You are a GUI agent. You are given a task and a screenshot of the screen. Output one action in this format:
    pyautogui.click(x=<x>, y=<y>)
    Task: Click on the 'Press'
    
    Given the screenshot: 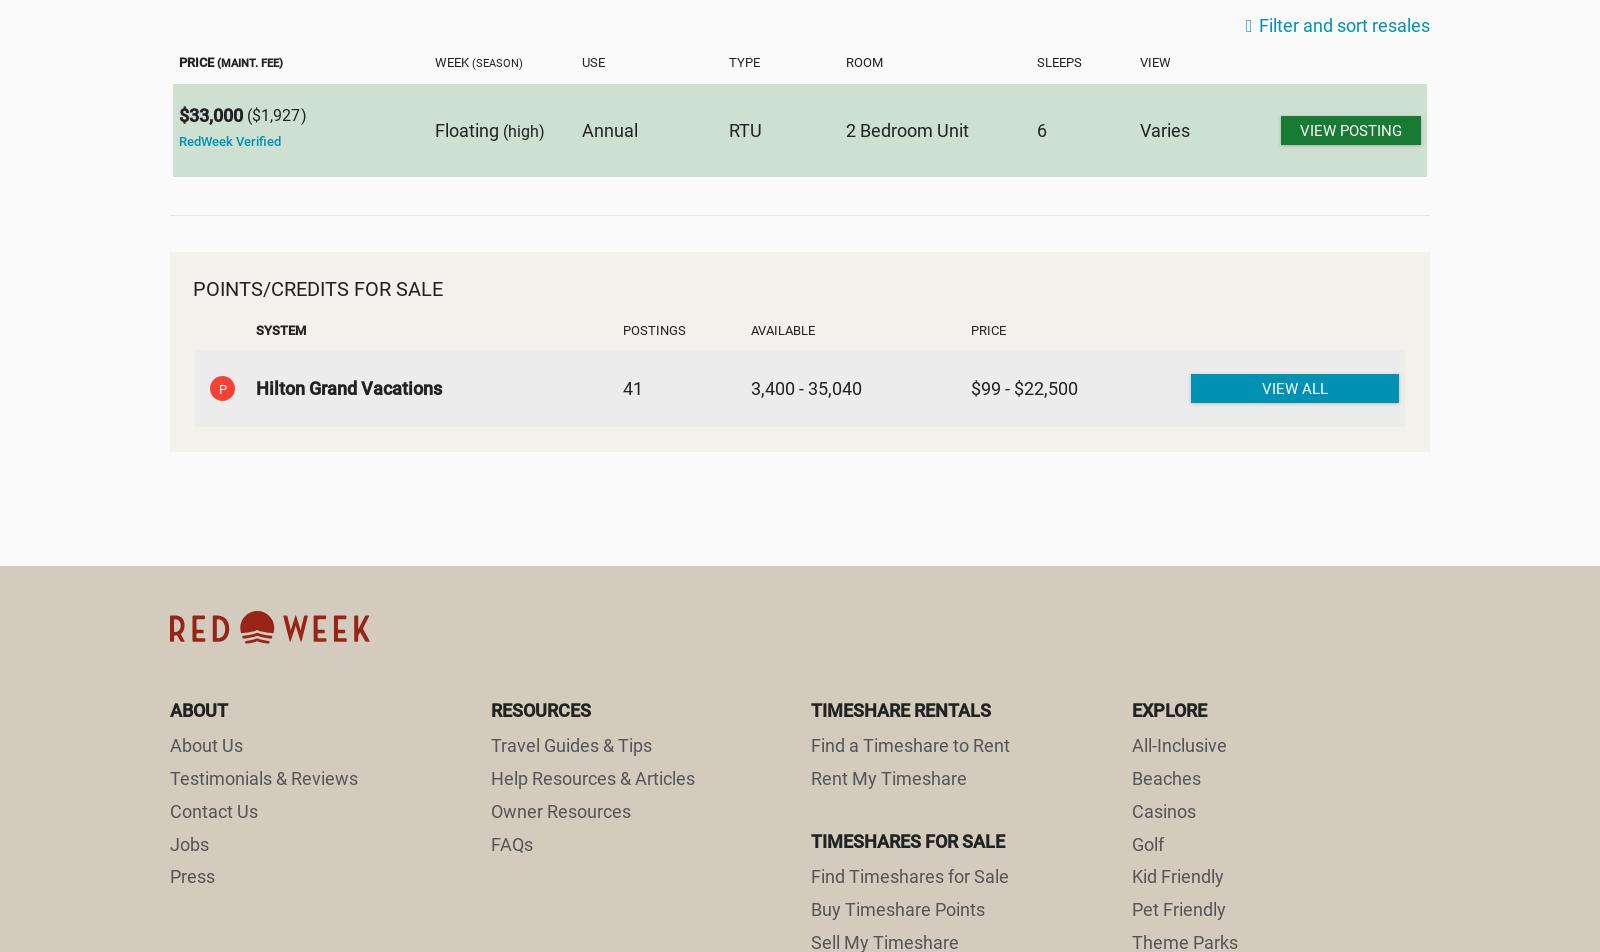 What is the action you would take?
    pyautogui.click(x=168, y=876)
    